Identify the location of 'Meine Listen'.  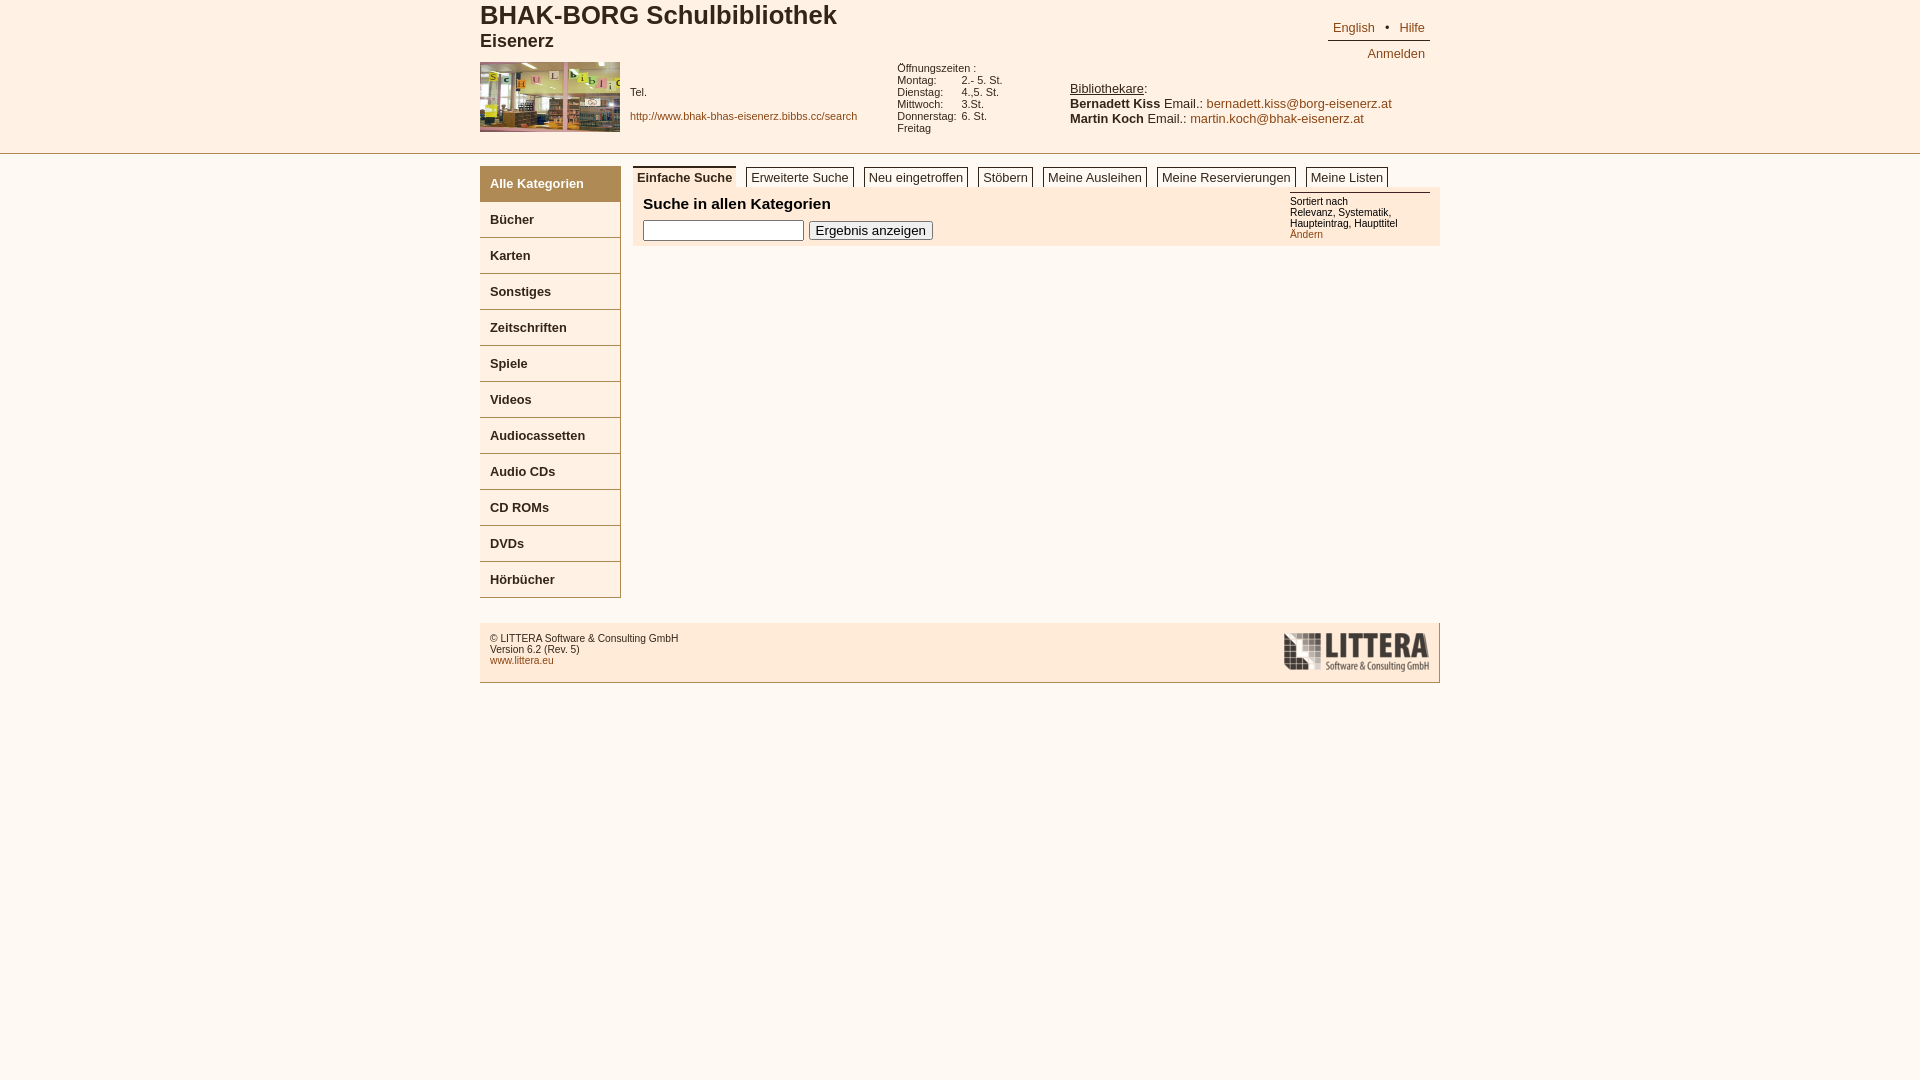
(1347, 176).